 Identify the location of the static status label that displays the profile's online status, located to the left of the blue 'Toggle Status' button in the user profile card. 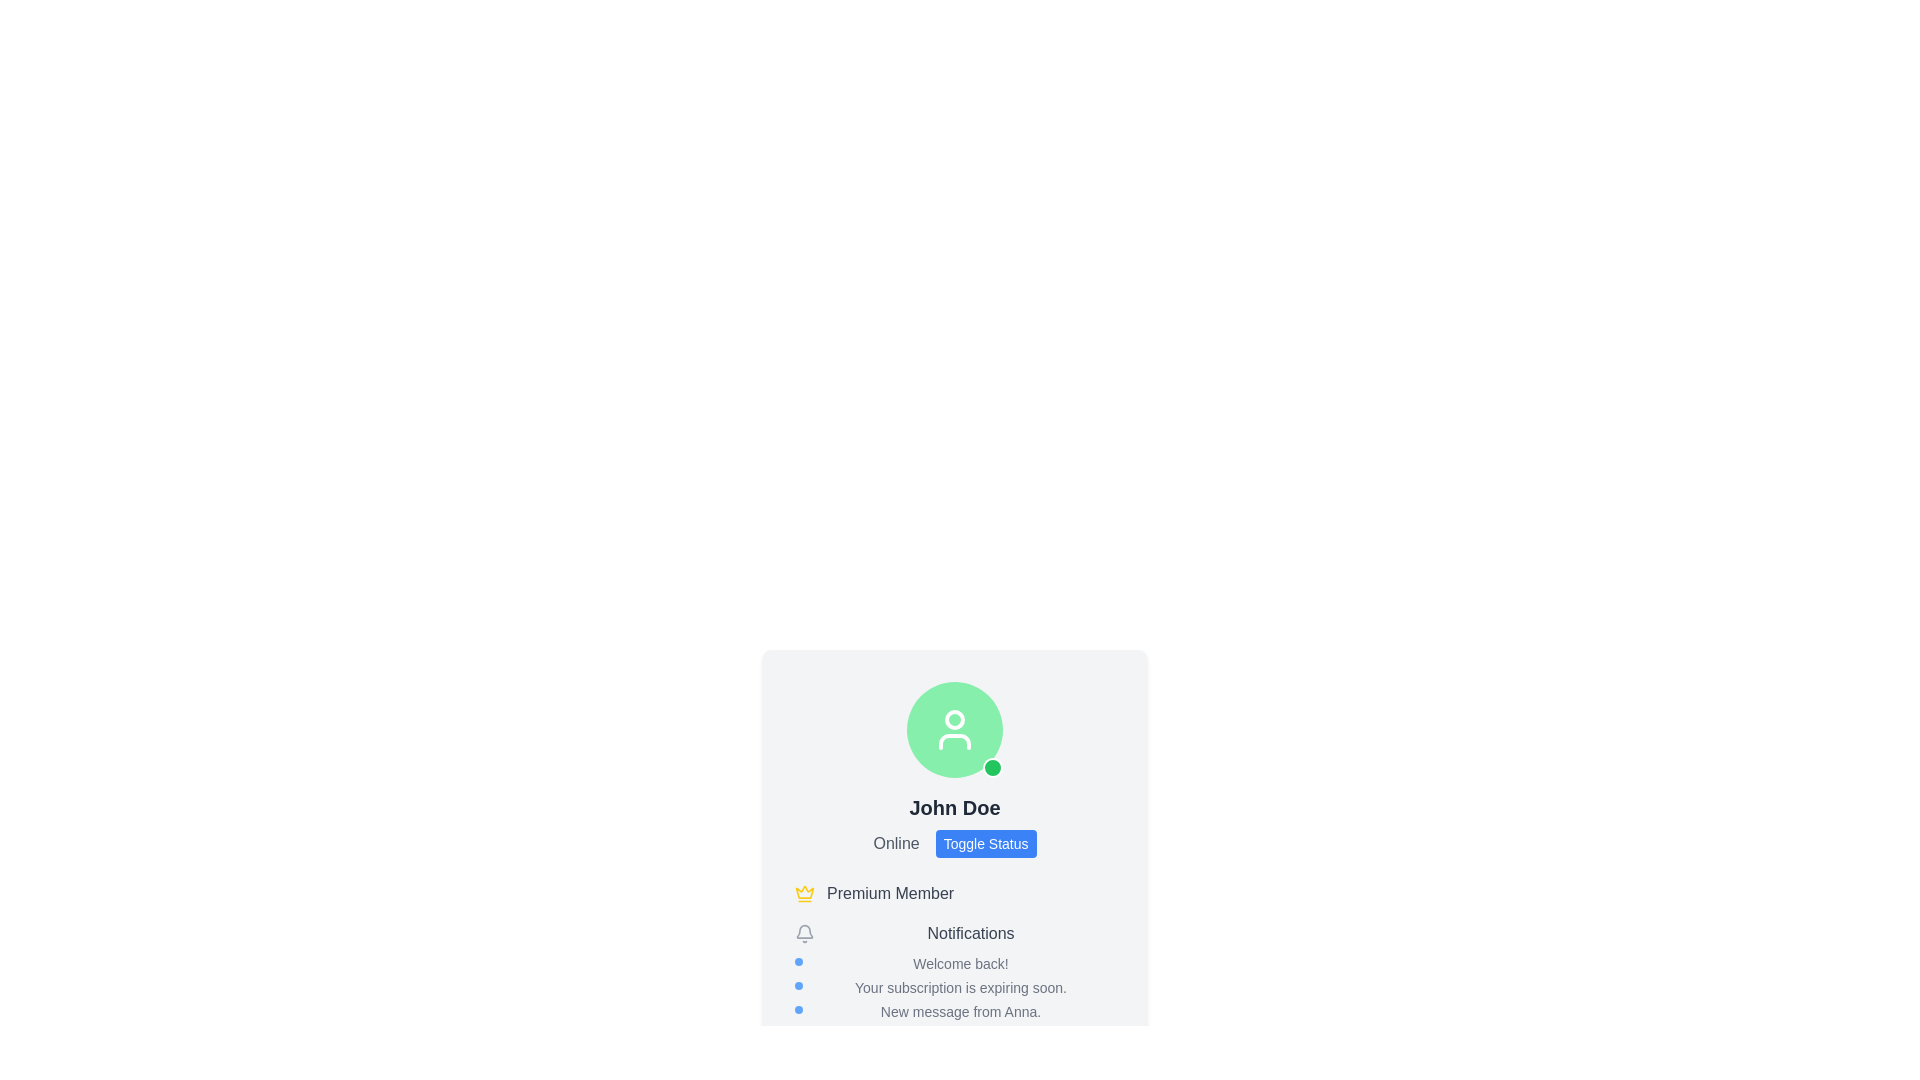
(895, 844).